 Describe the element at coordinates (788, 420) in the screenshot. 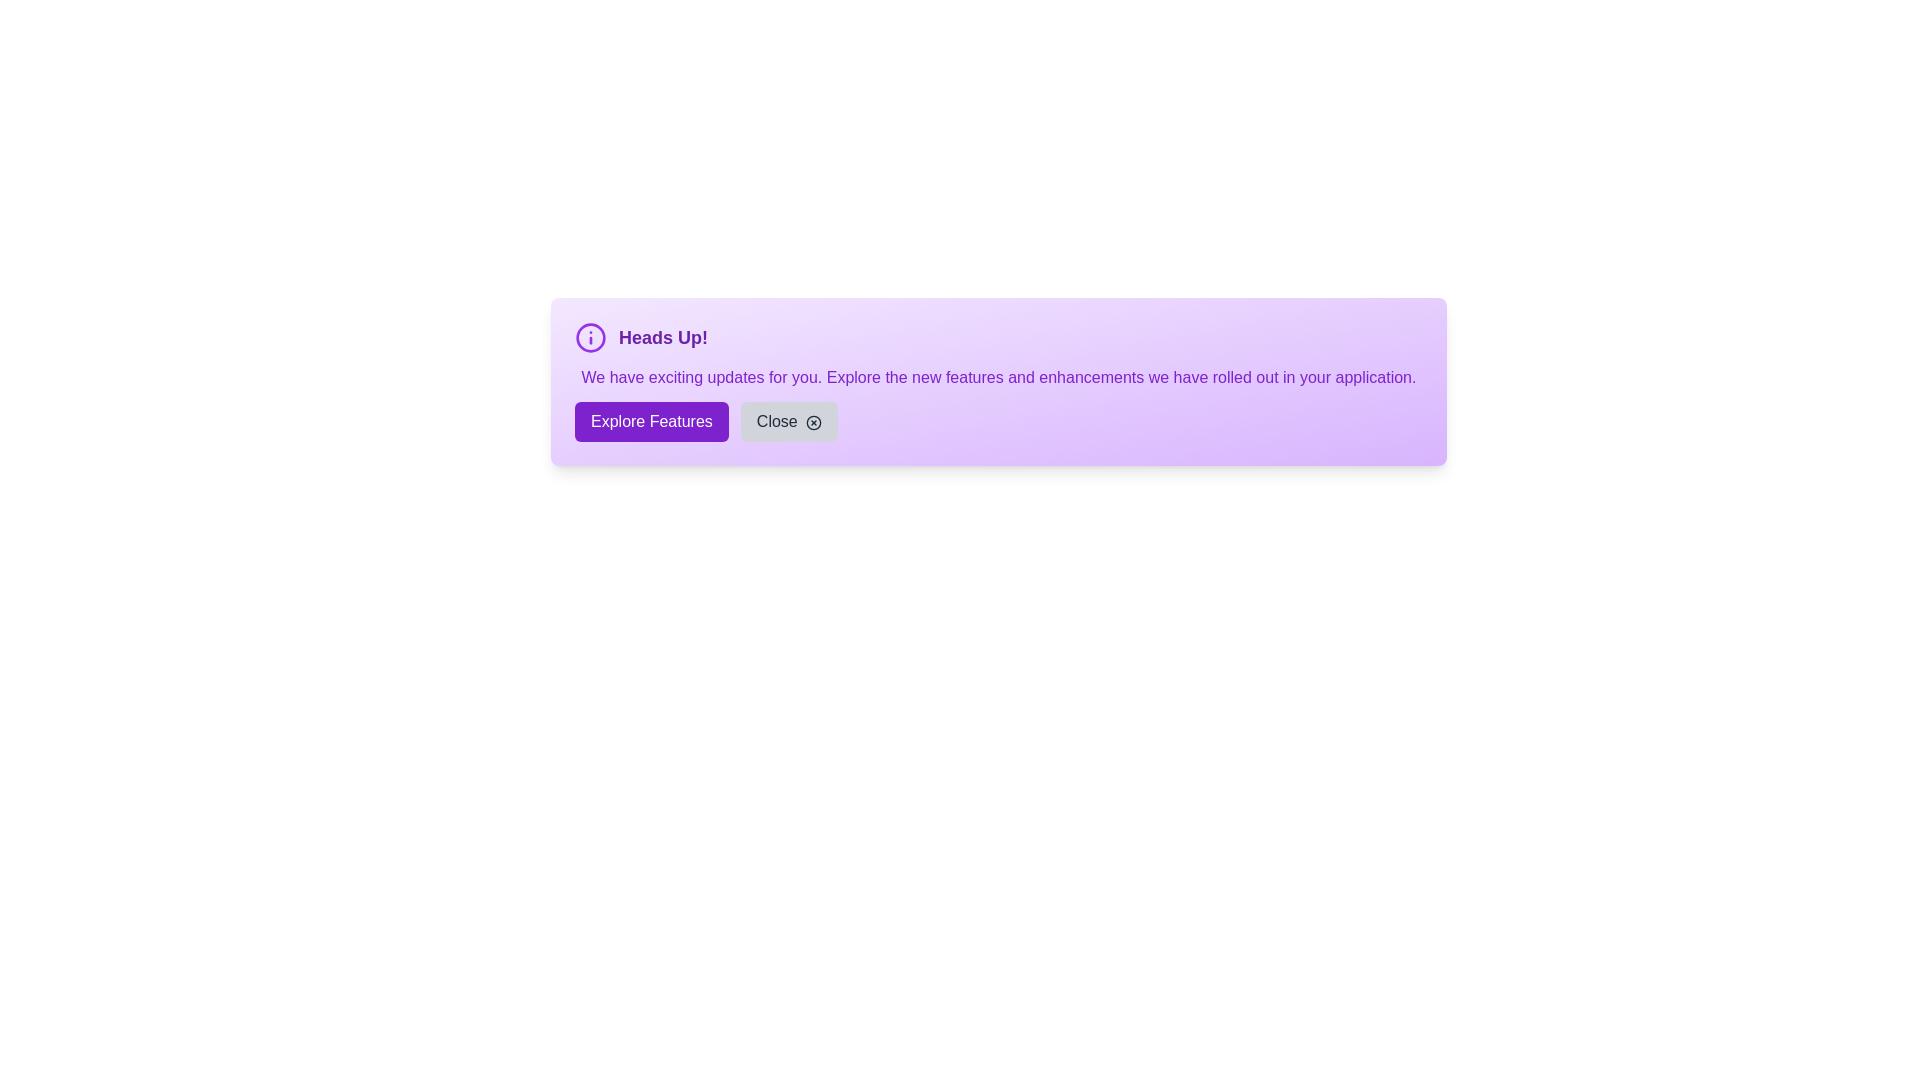

I see `the button Close to view its hover state` at that location.